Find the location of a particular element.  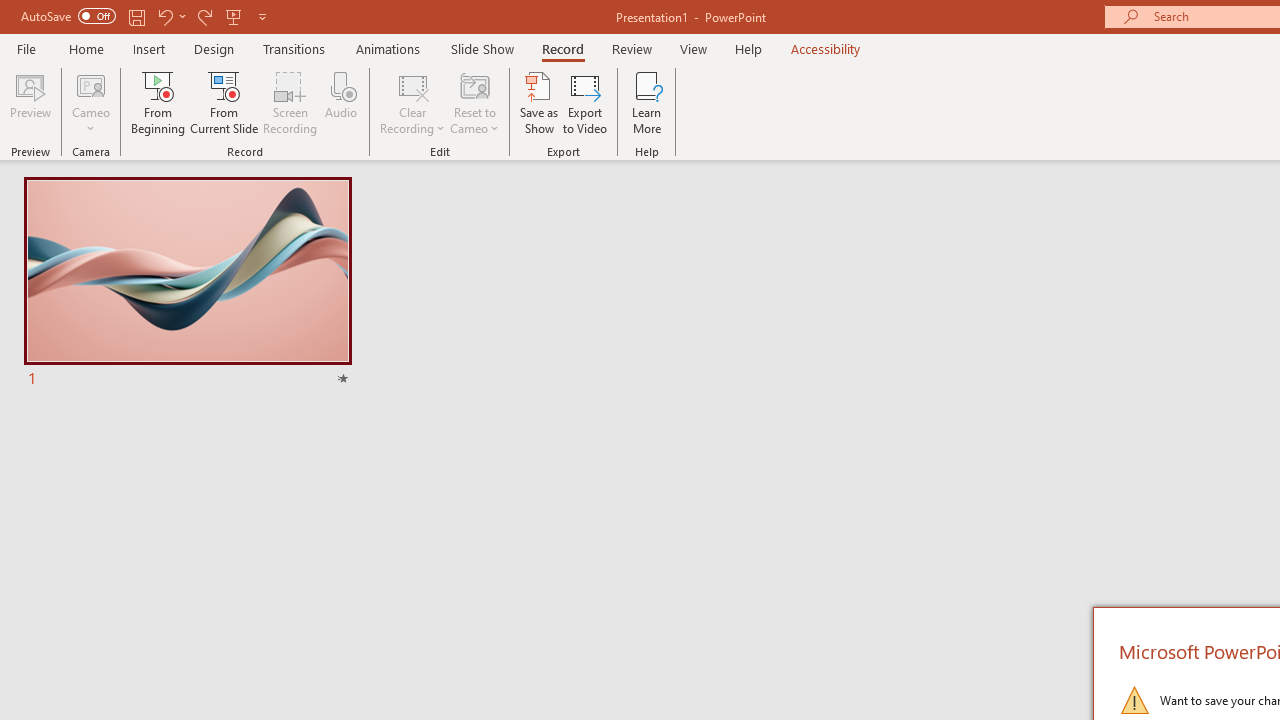

'Screen Recording' is located at coordinates (289, 103).